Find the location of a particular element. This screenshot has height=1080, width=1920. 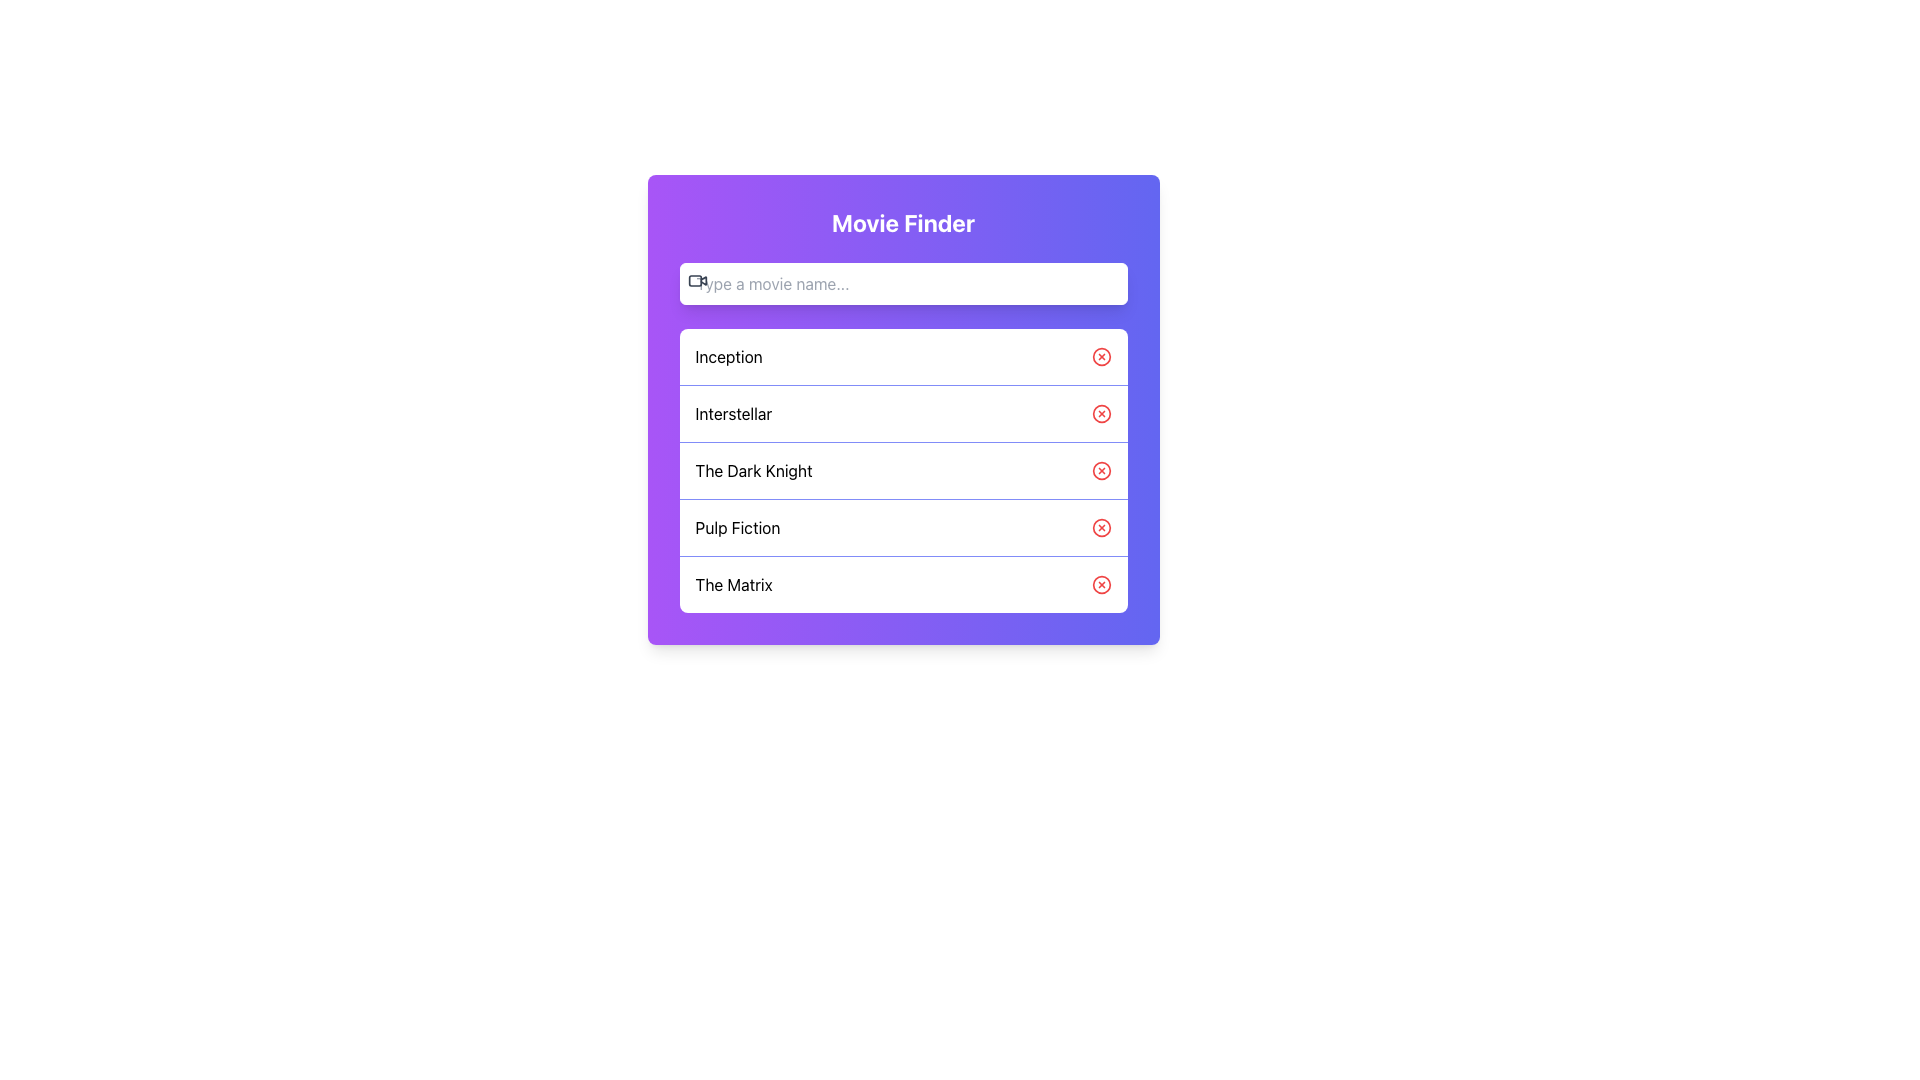

the 'Interstellar' list item is located at coordinates (902, 408).